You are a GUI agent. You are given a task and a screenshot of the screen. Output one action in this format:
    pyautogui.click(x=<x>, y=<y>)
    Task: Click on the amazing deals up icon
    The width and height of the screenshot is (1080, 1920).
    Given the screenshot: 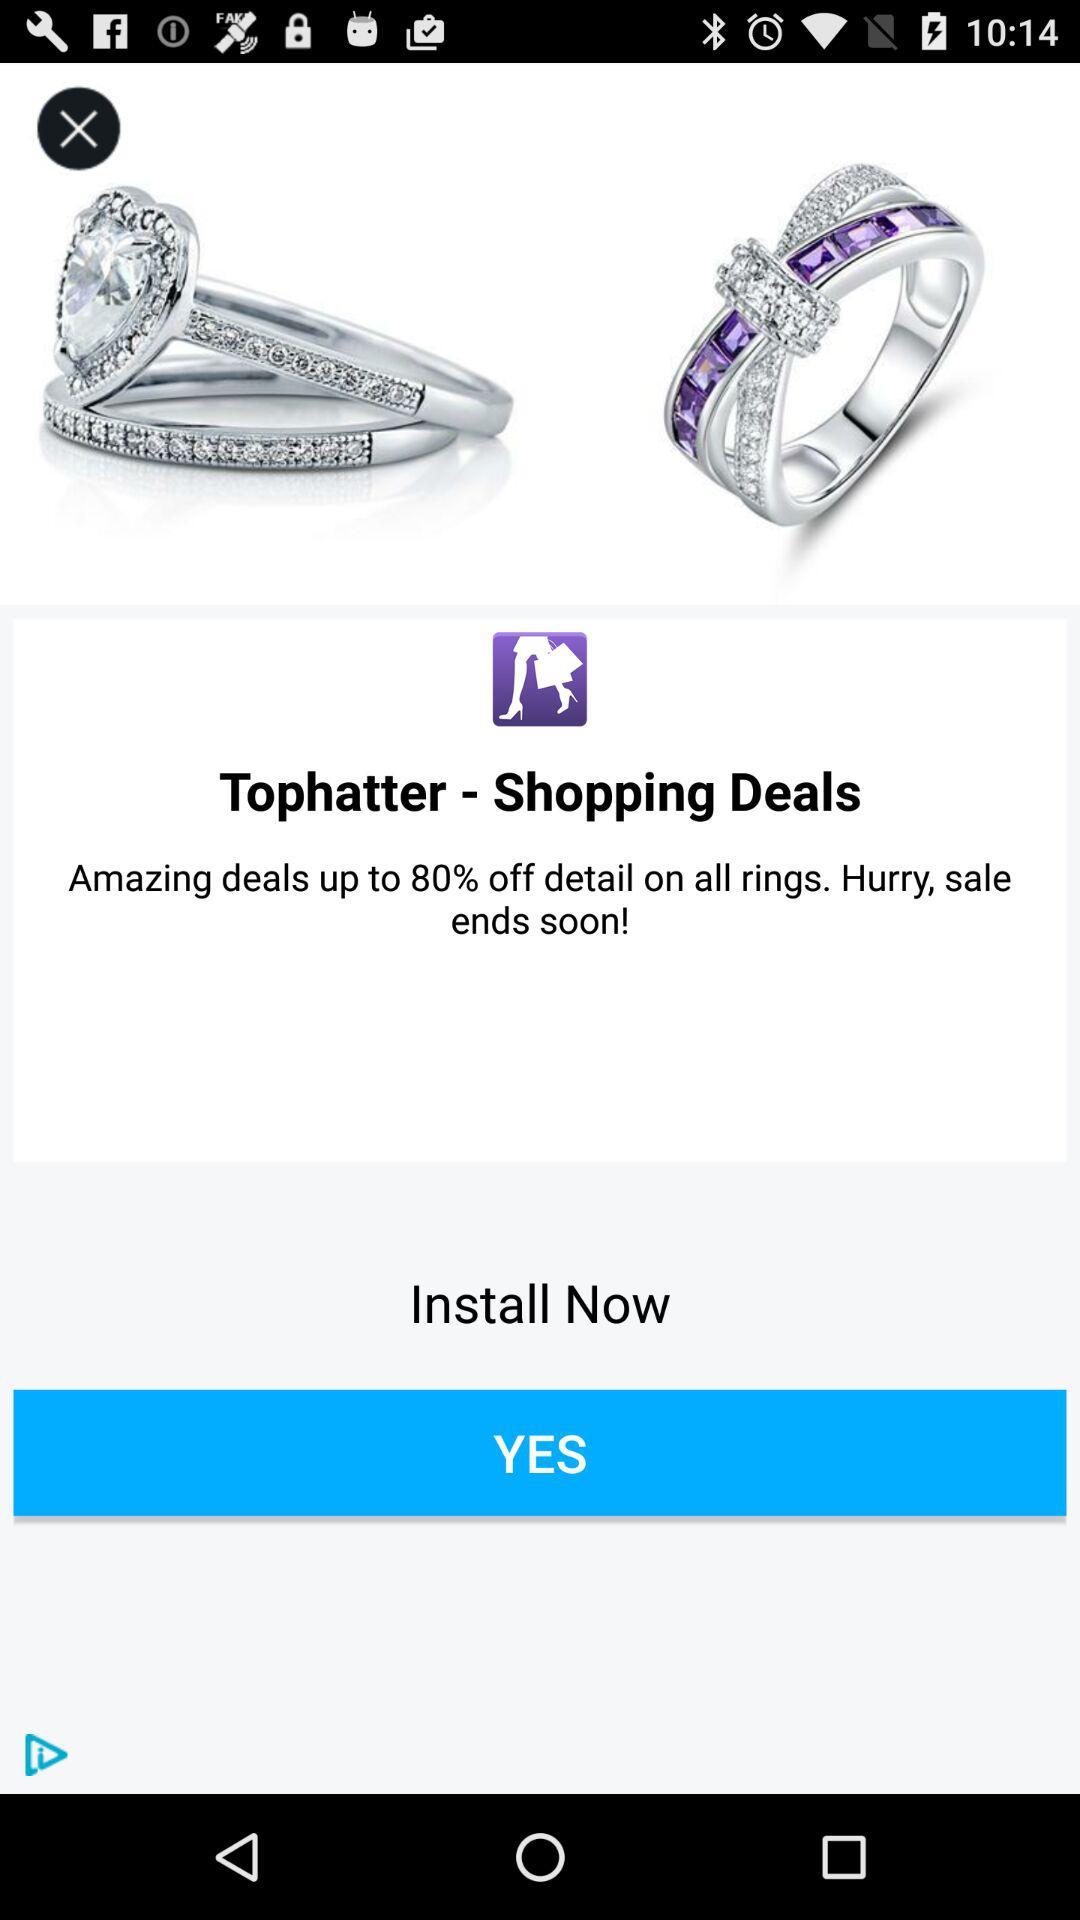 What is the action you would take?
    pyautogui.click(x=540, y=897)
    